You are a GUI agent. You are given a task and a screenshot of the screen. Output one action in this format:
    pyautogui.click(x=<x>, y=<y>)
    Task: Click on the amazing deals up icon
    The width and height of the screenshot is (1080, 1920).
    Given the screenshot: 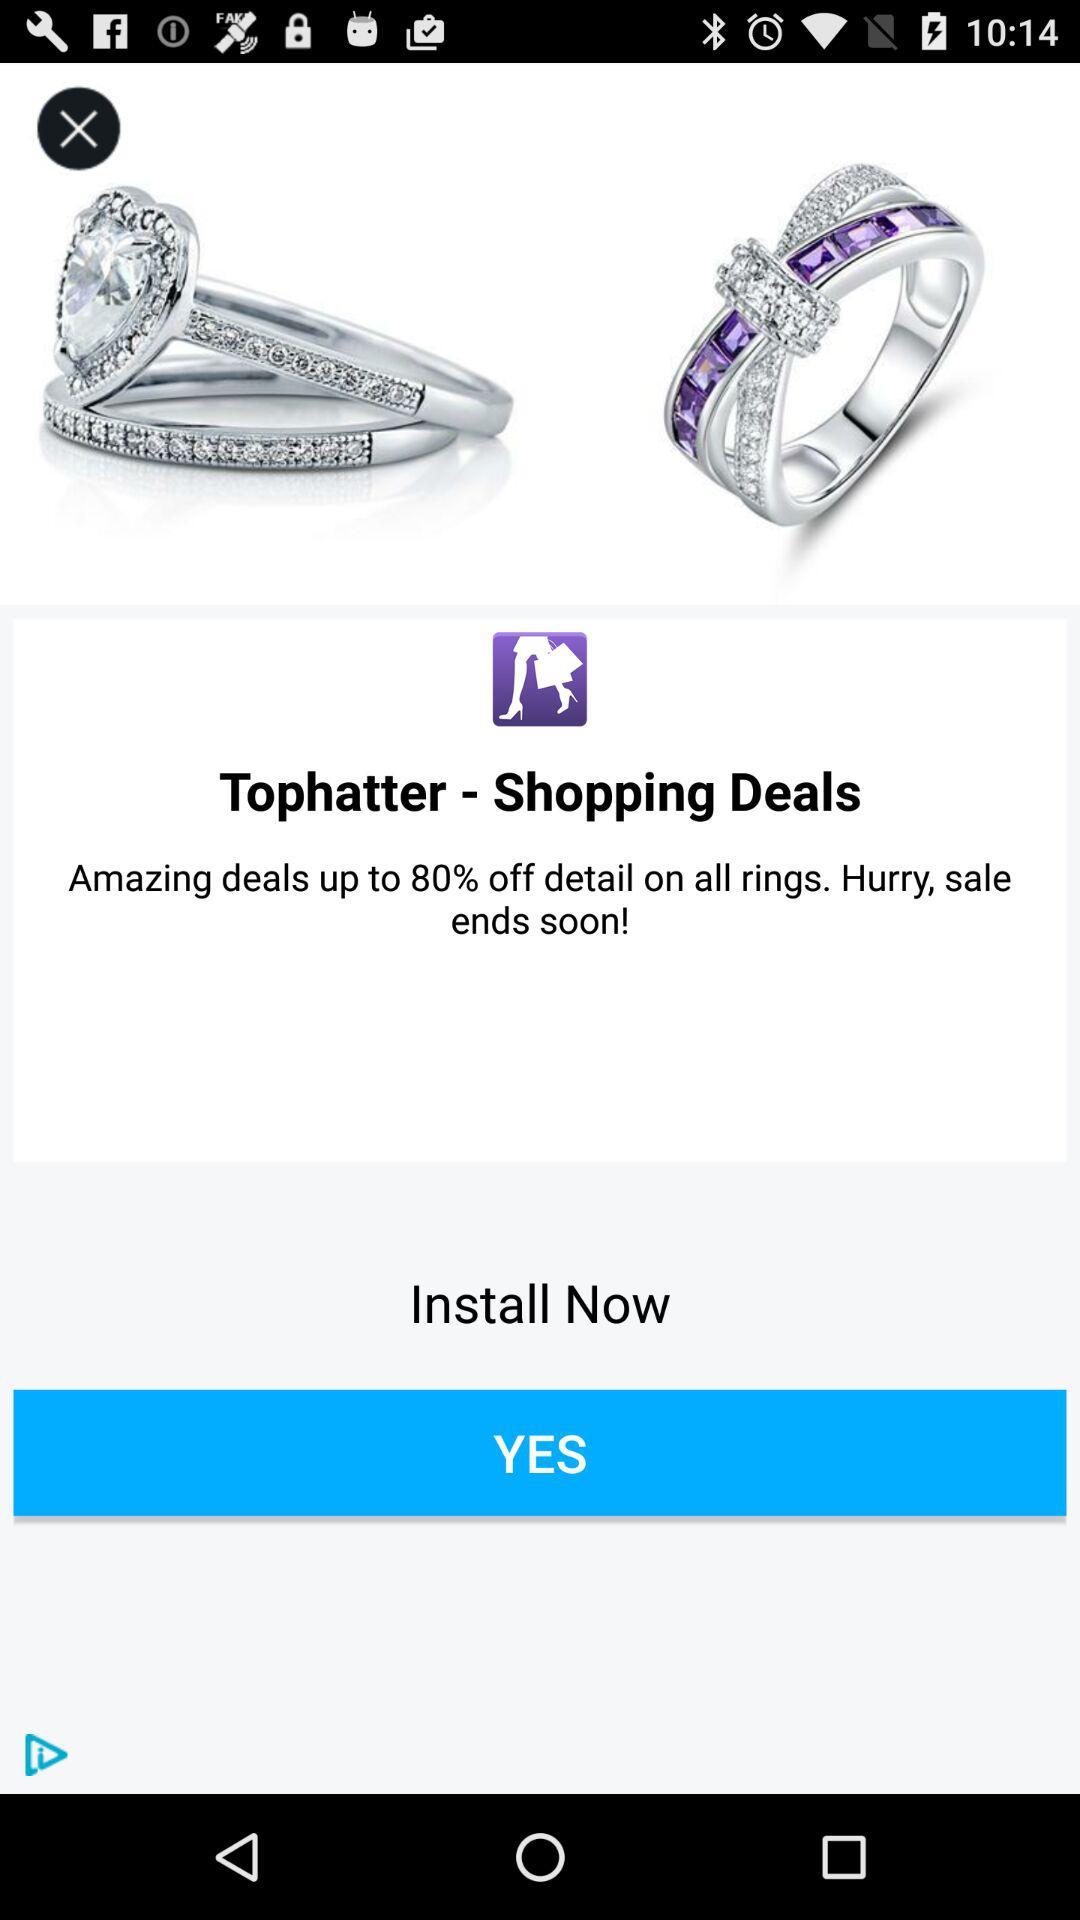 What is the action you would take?
    pyautogui.click(x=540, y=897)
    